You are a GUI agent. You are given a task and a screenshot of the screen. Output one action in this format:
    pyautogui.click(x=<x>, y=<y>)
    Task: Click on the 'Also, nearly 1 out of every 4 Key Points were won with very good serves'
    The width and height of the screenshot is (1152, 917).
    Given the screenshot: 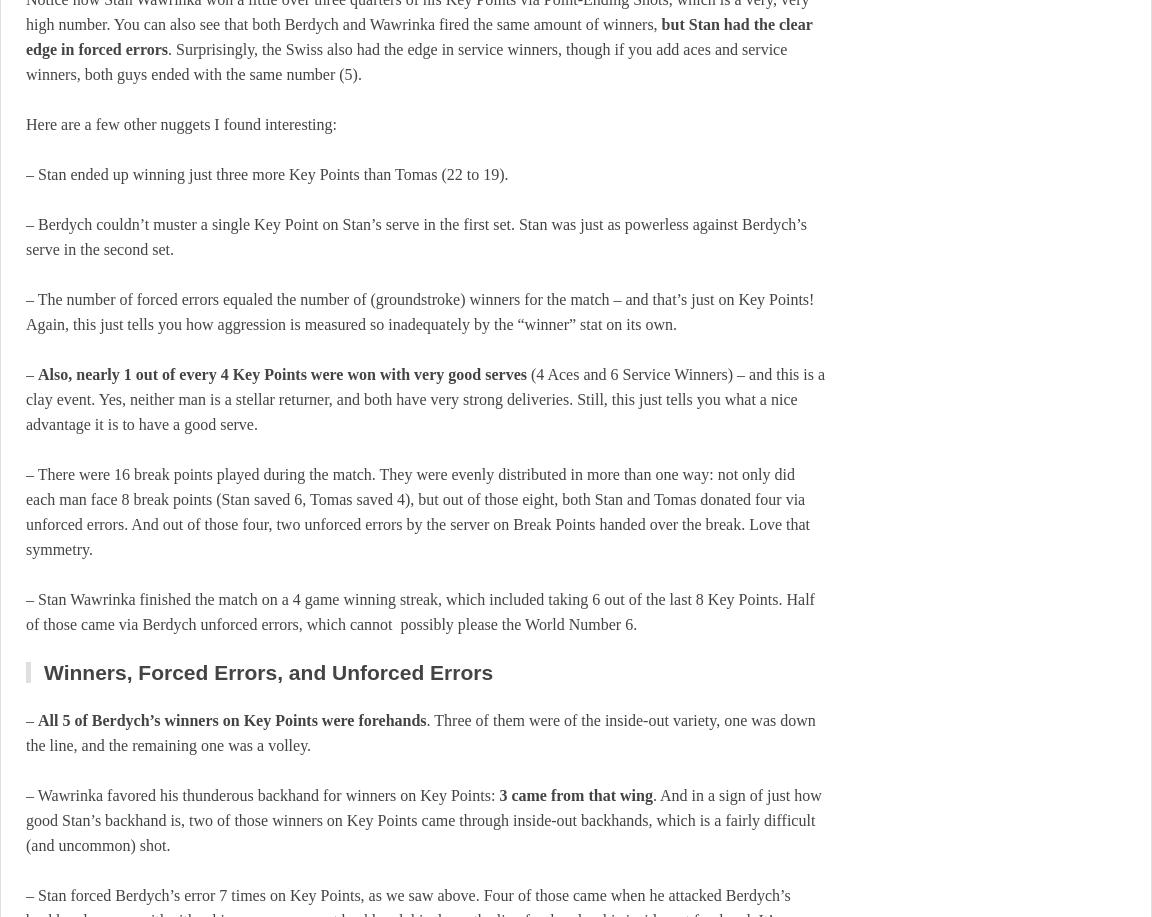 What is the action you would take?
    pyautogui.click(x=282, y=373)
    